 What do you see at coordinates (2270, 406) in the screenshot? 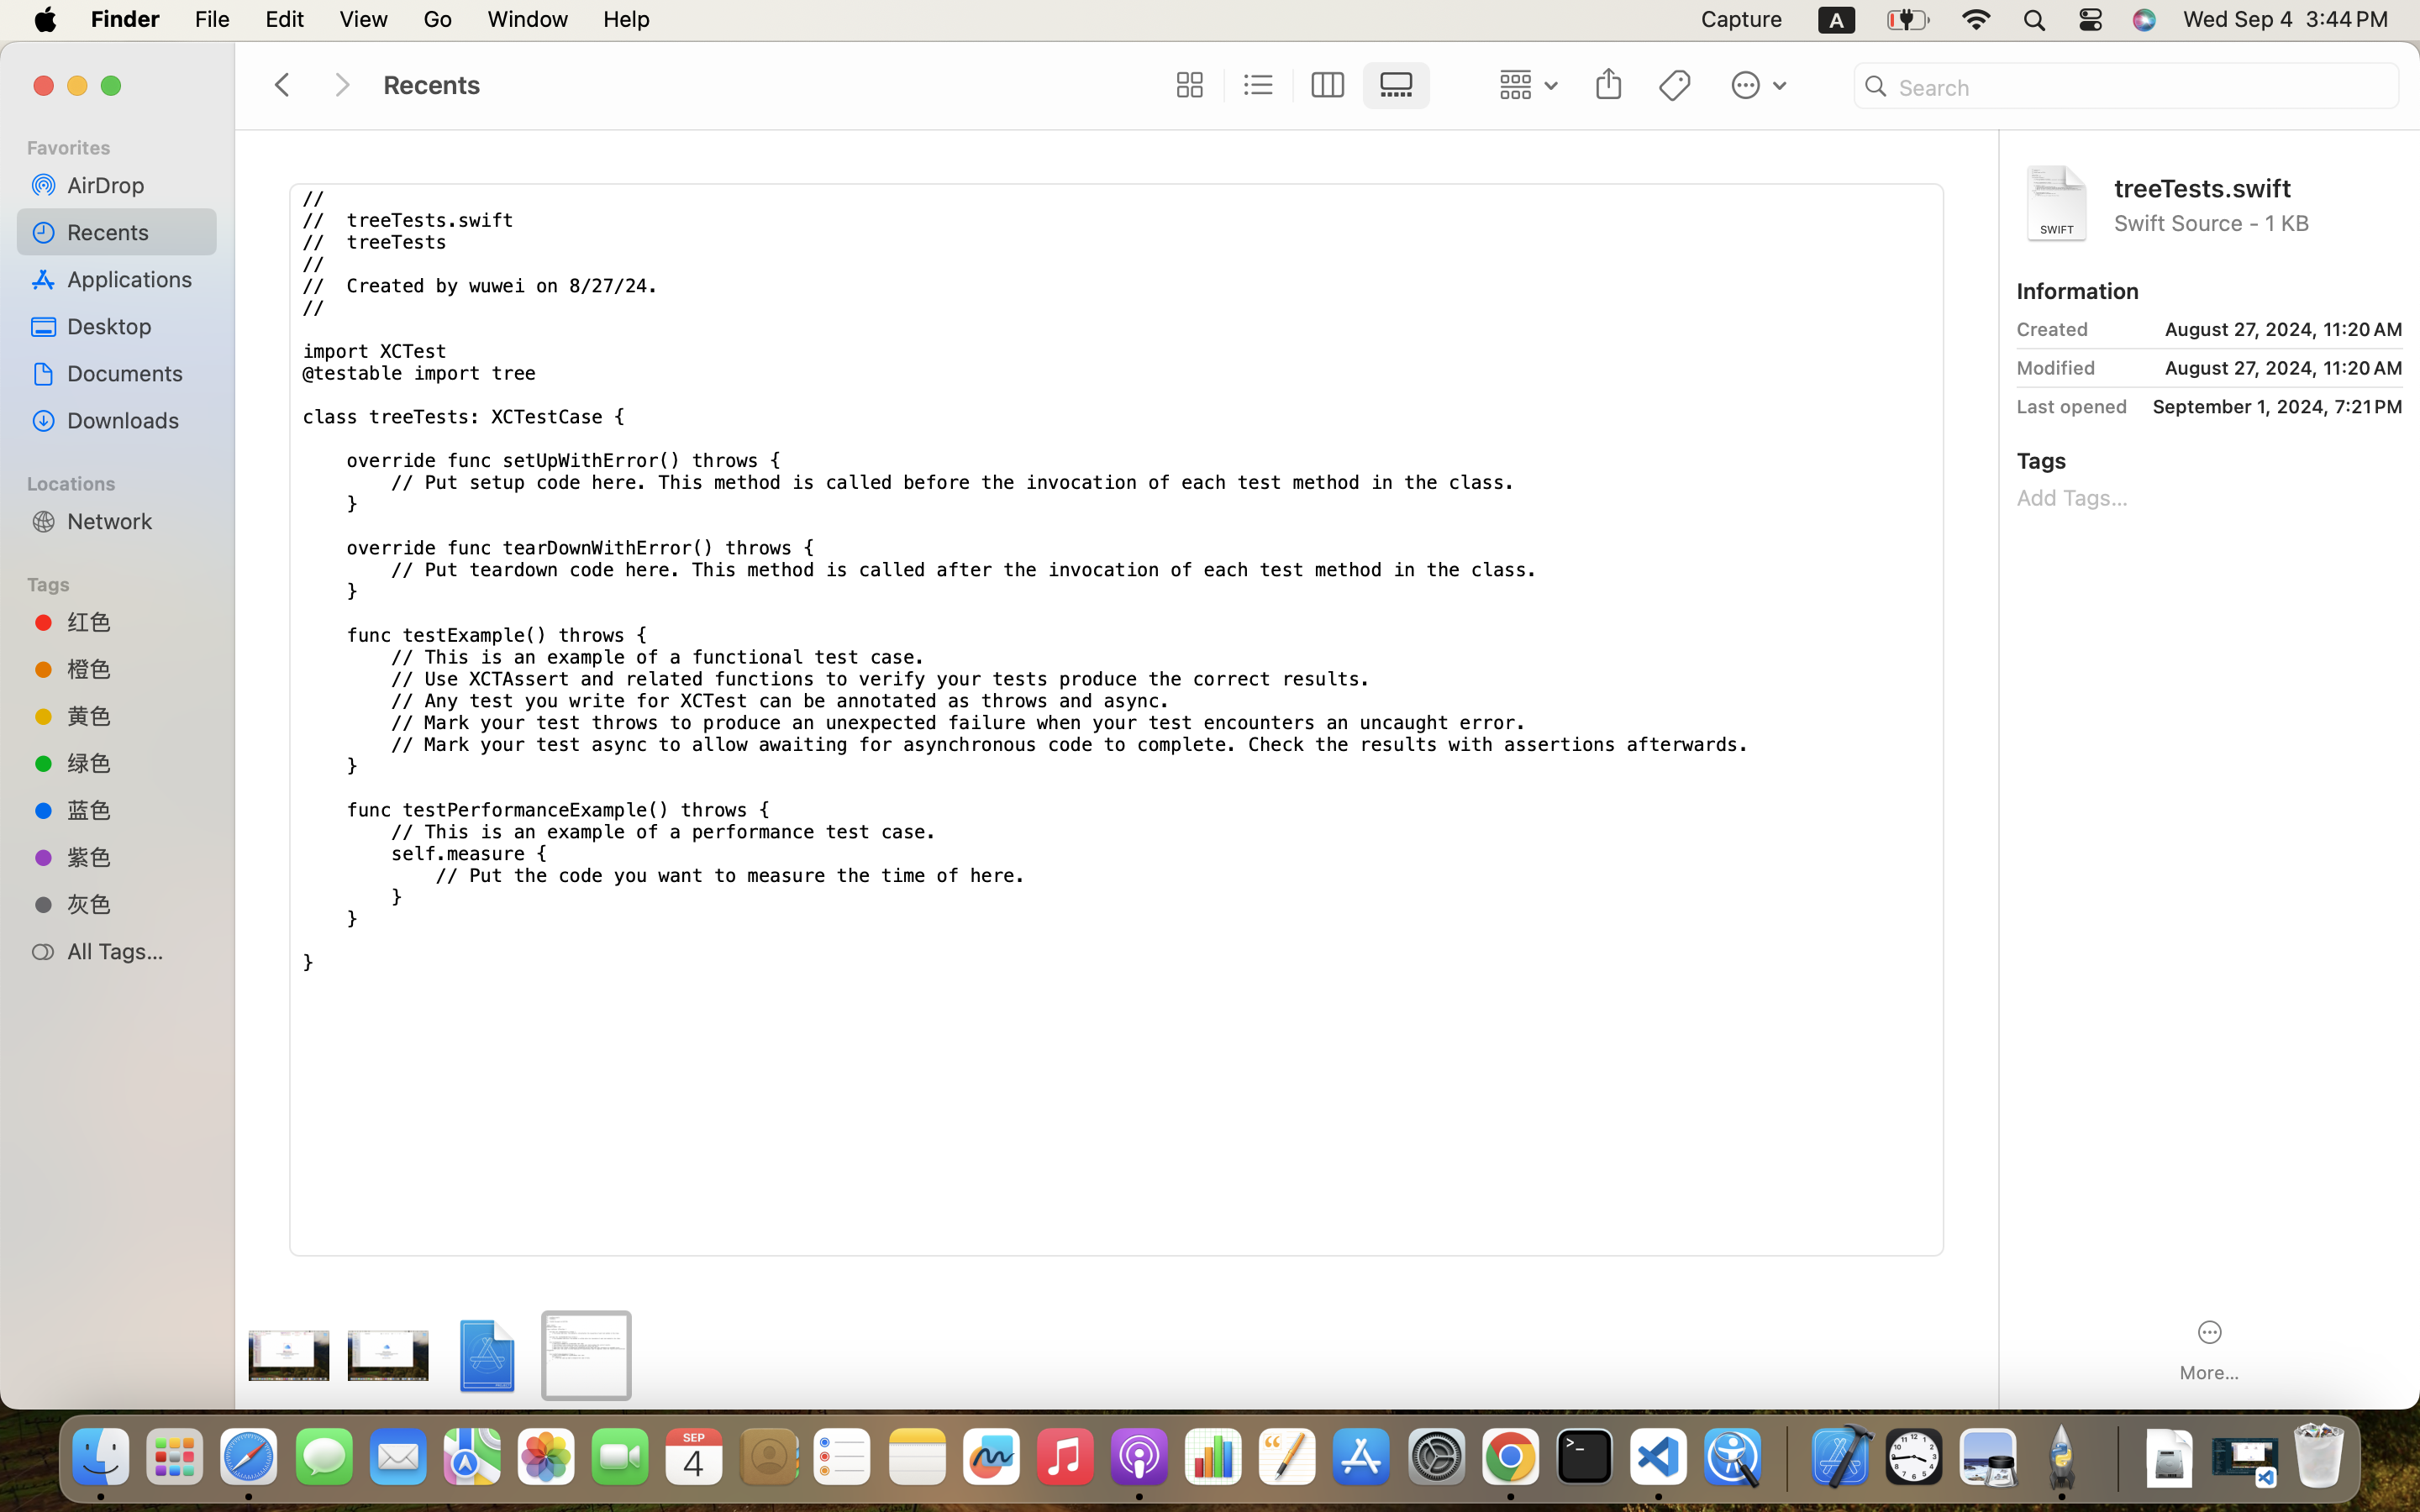
I see `'September 1, 2024, 7:21 PM'` at bounding box center [2270, 406].